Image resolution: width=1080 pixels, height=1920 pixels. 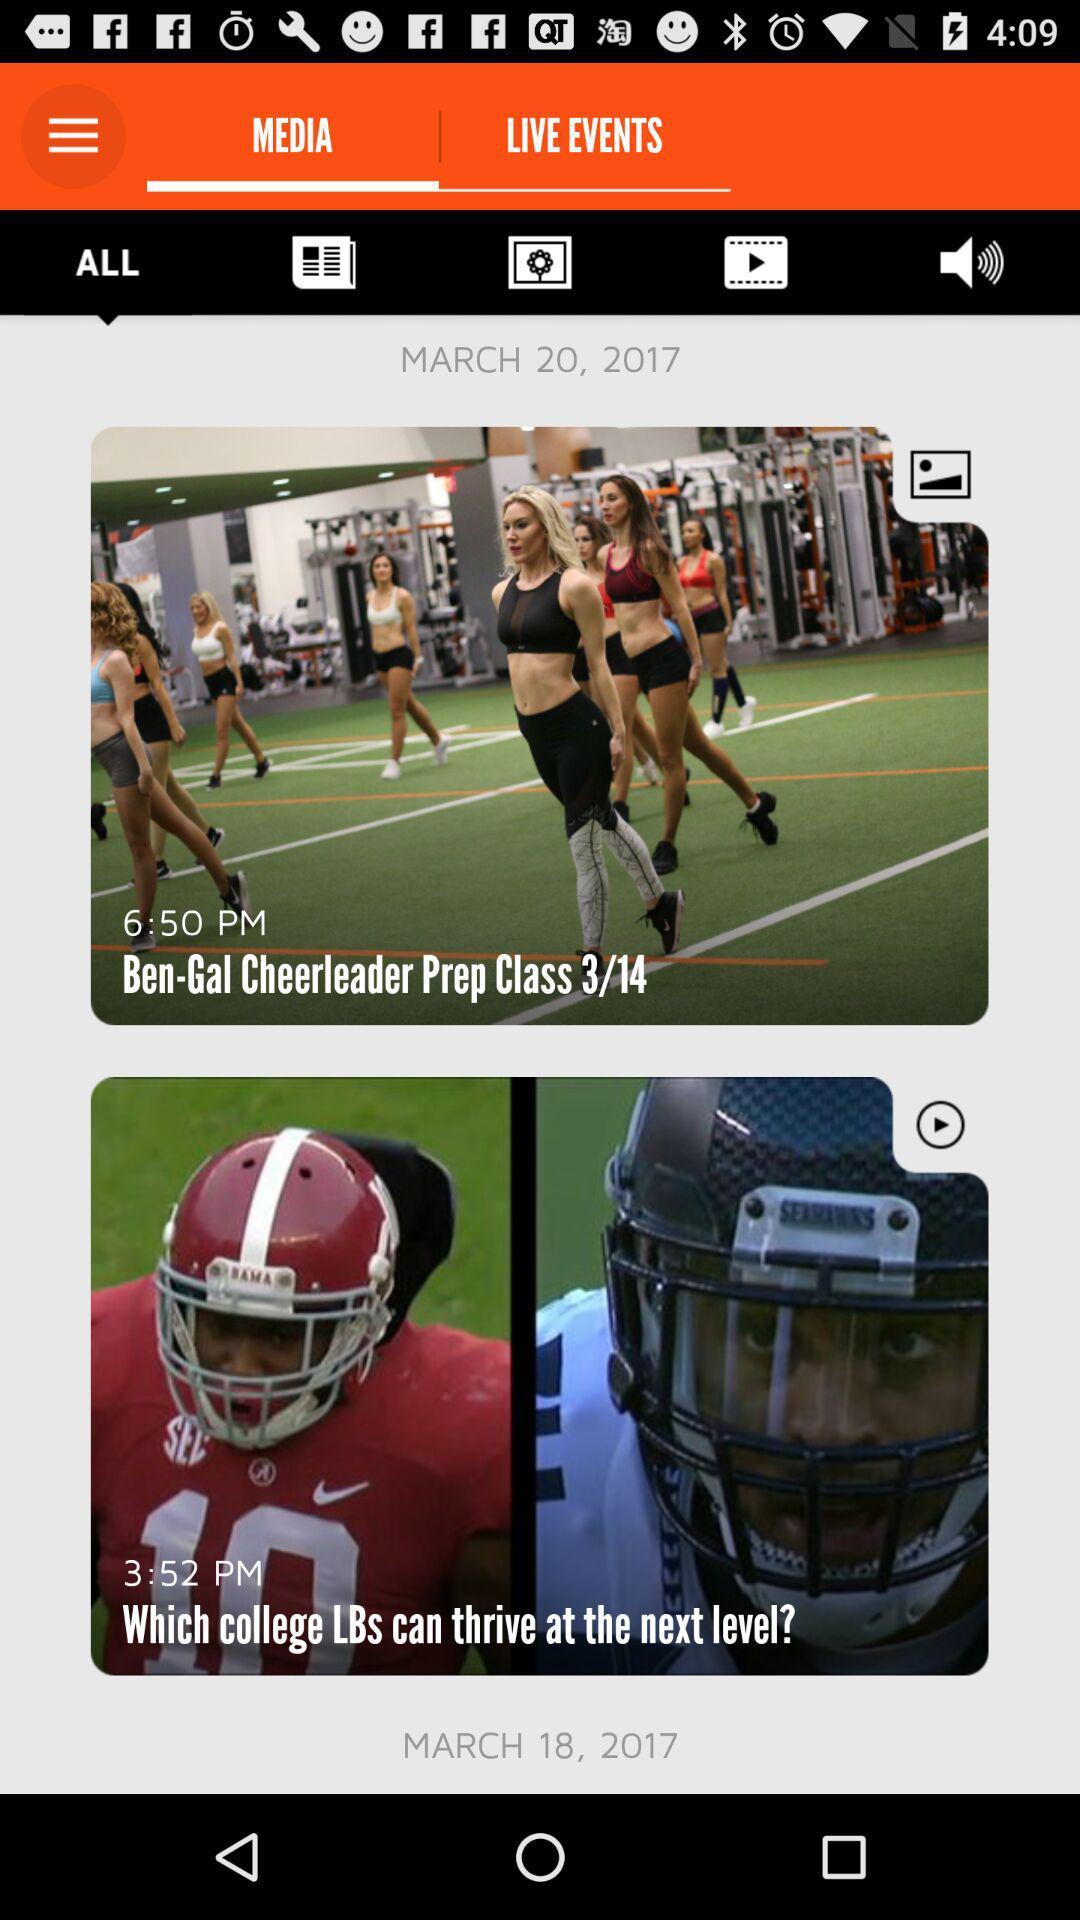 I want to click on the which college lbs, so click(x=459, y=1625).